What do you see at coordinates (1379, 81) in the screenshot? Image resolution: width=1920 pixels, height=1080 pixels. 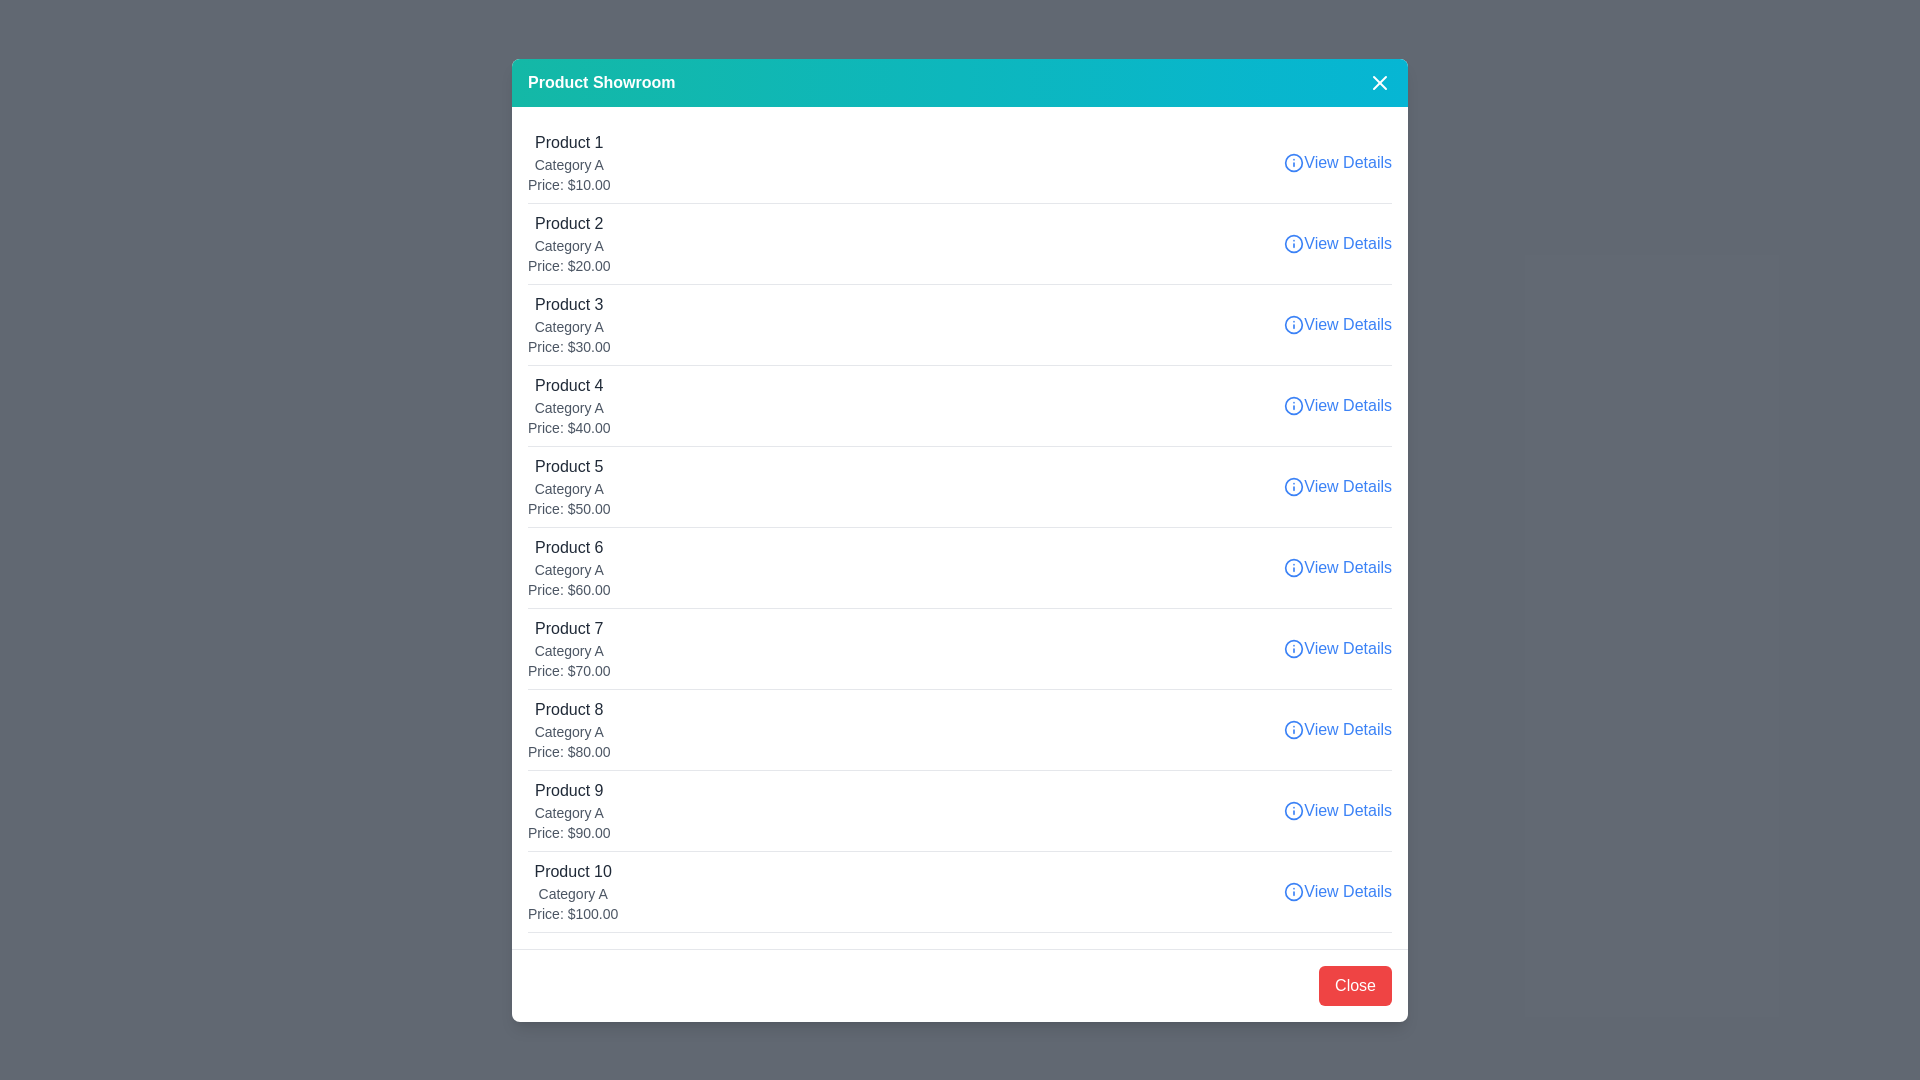 I see `the Close icon in the header to close the dialog` at bounding box center [1379, 81].